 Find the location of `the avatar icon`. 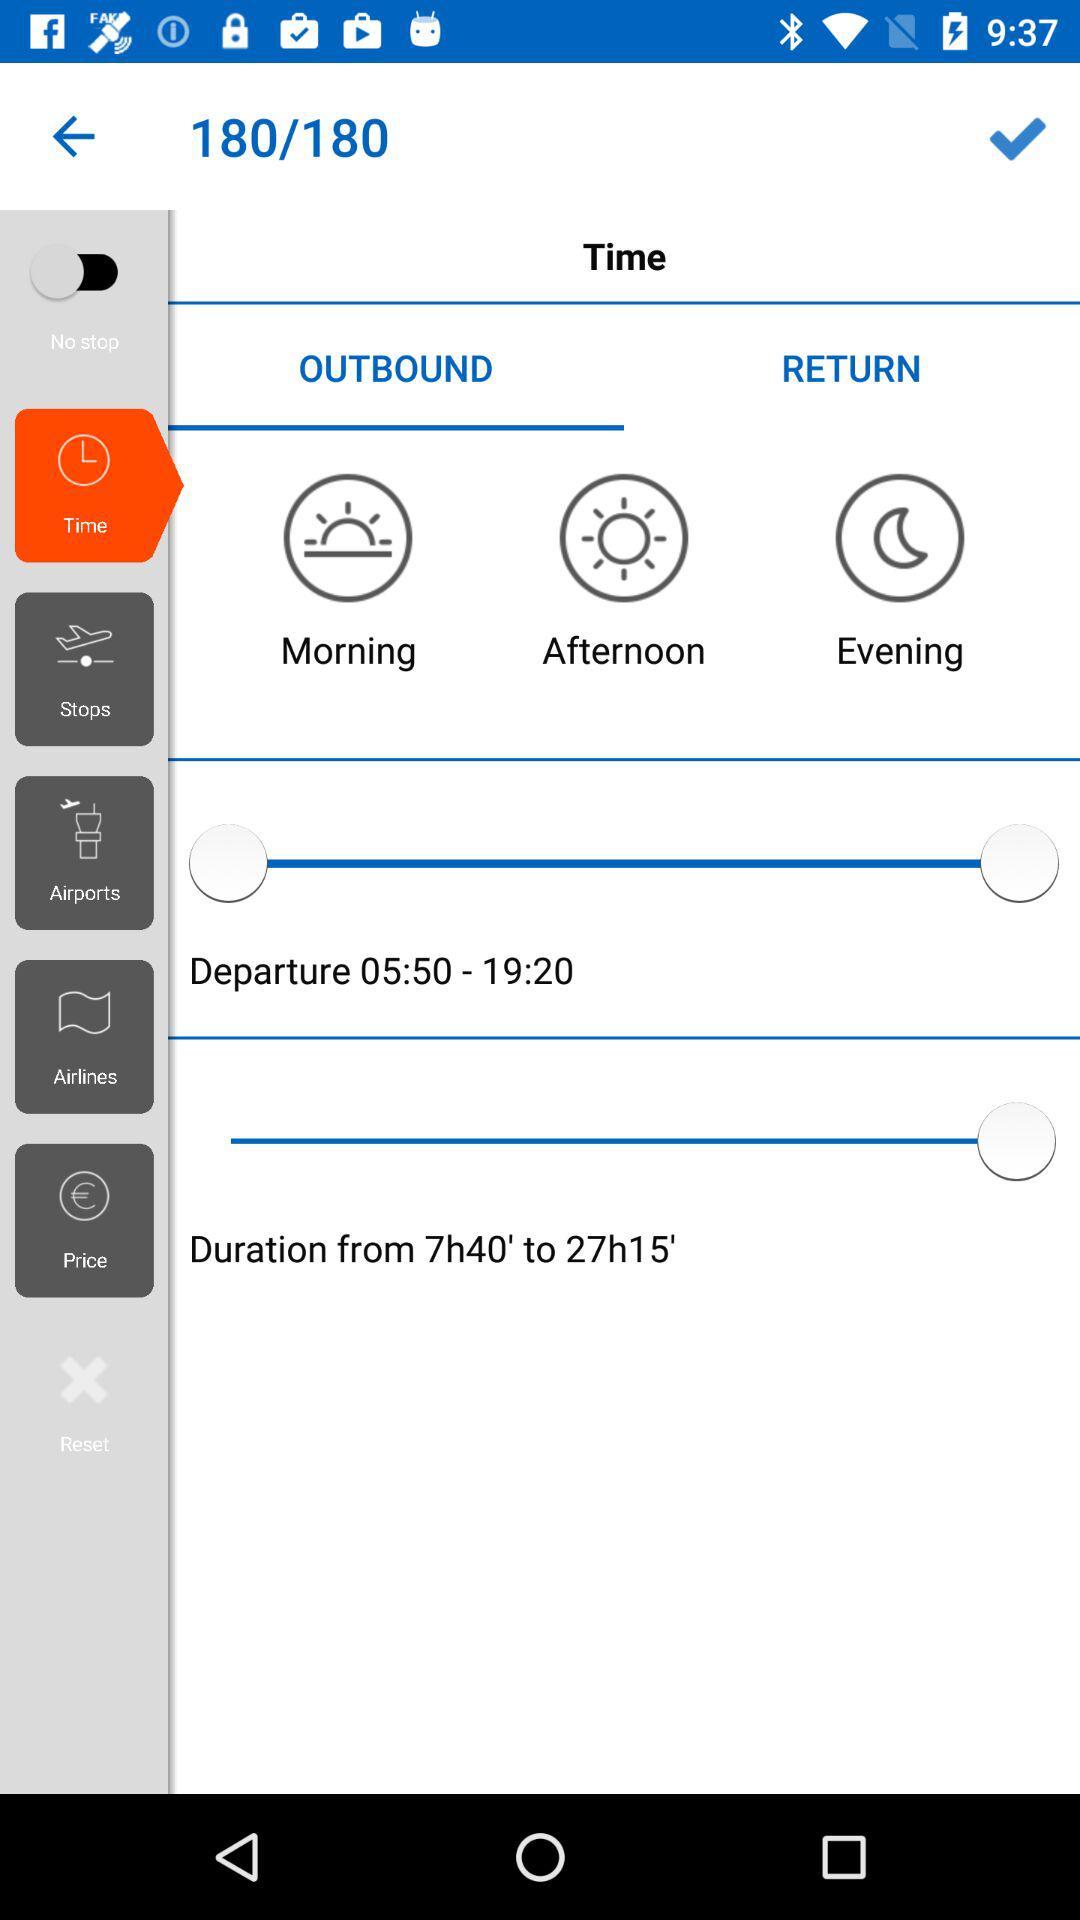

the avatar icon is located at coordinates (346, 538).